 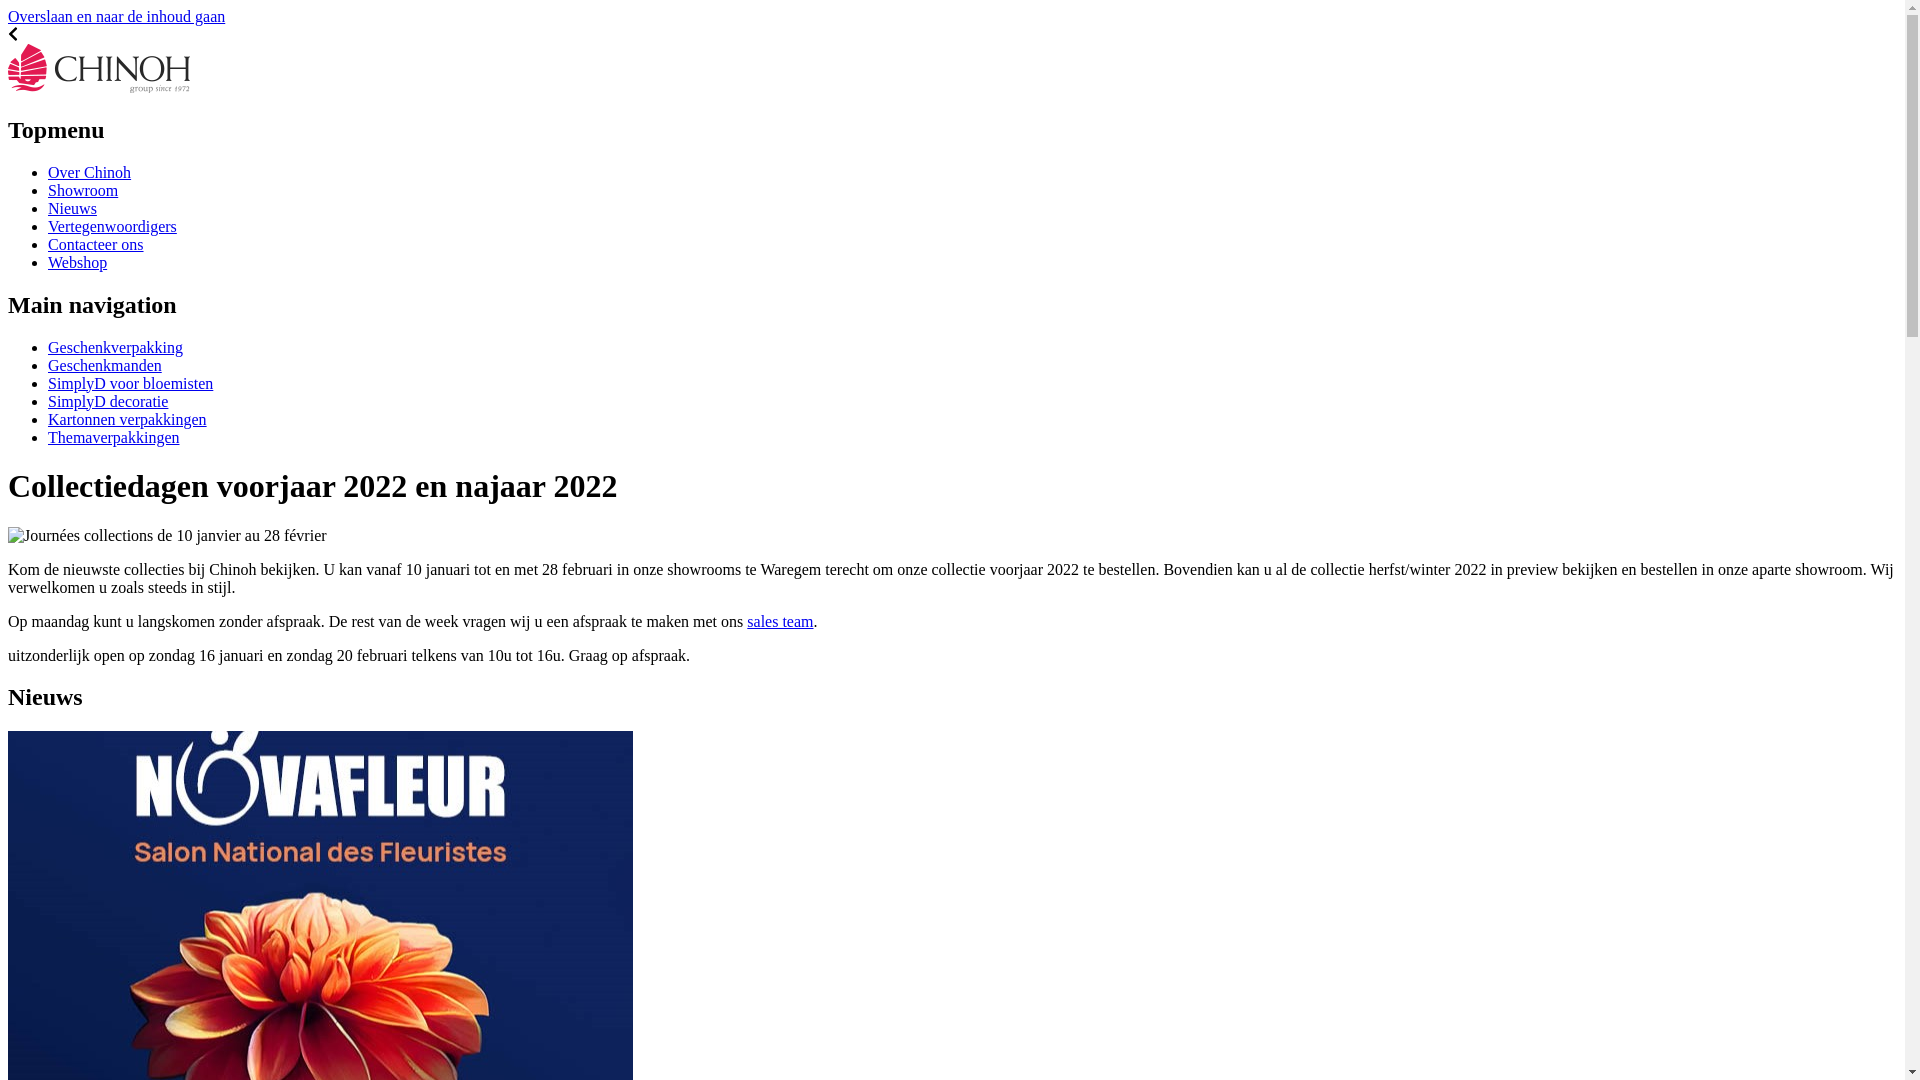 I want to click on 'SimplyD decoratie', so click(x=106, y=401).